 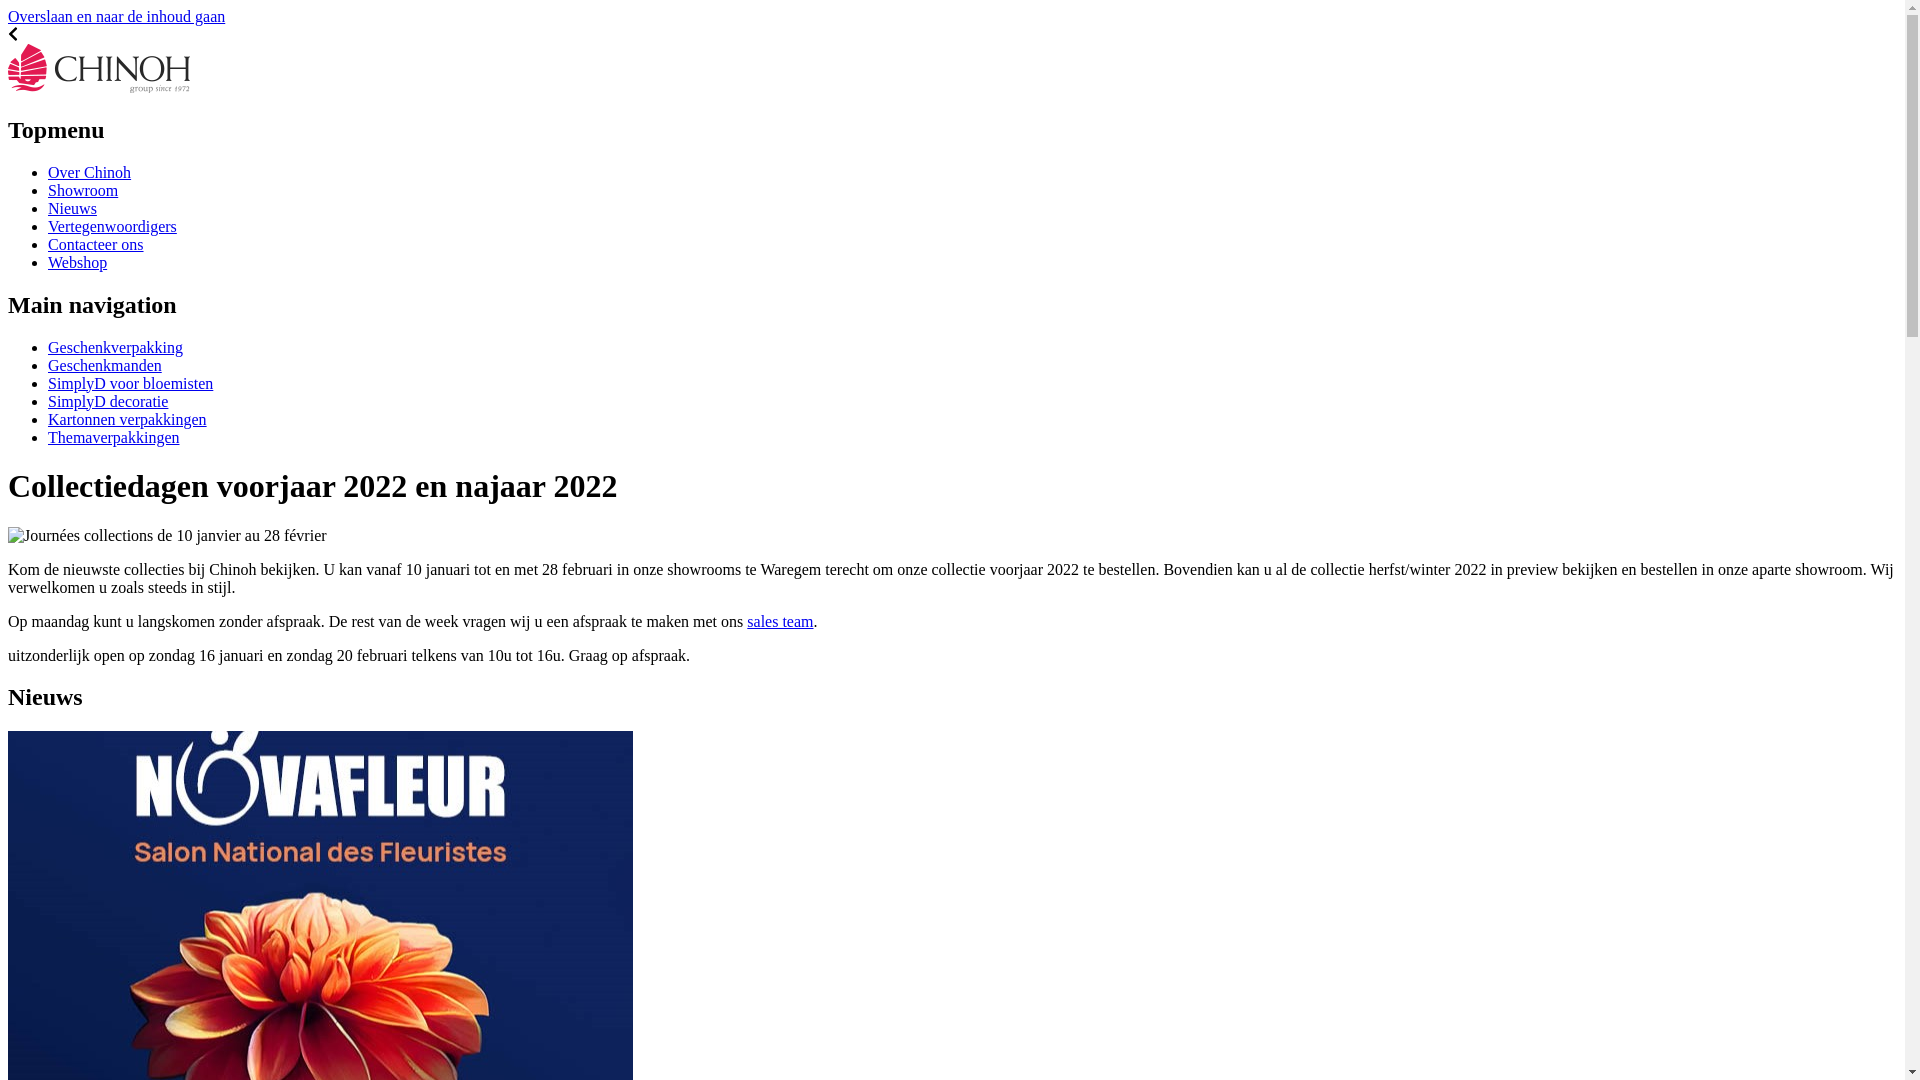 I want to click on 'SimplyD decoratie', so click(x=106, y=401).